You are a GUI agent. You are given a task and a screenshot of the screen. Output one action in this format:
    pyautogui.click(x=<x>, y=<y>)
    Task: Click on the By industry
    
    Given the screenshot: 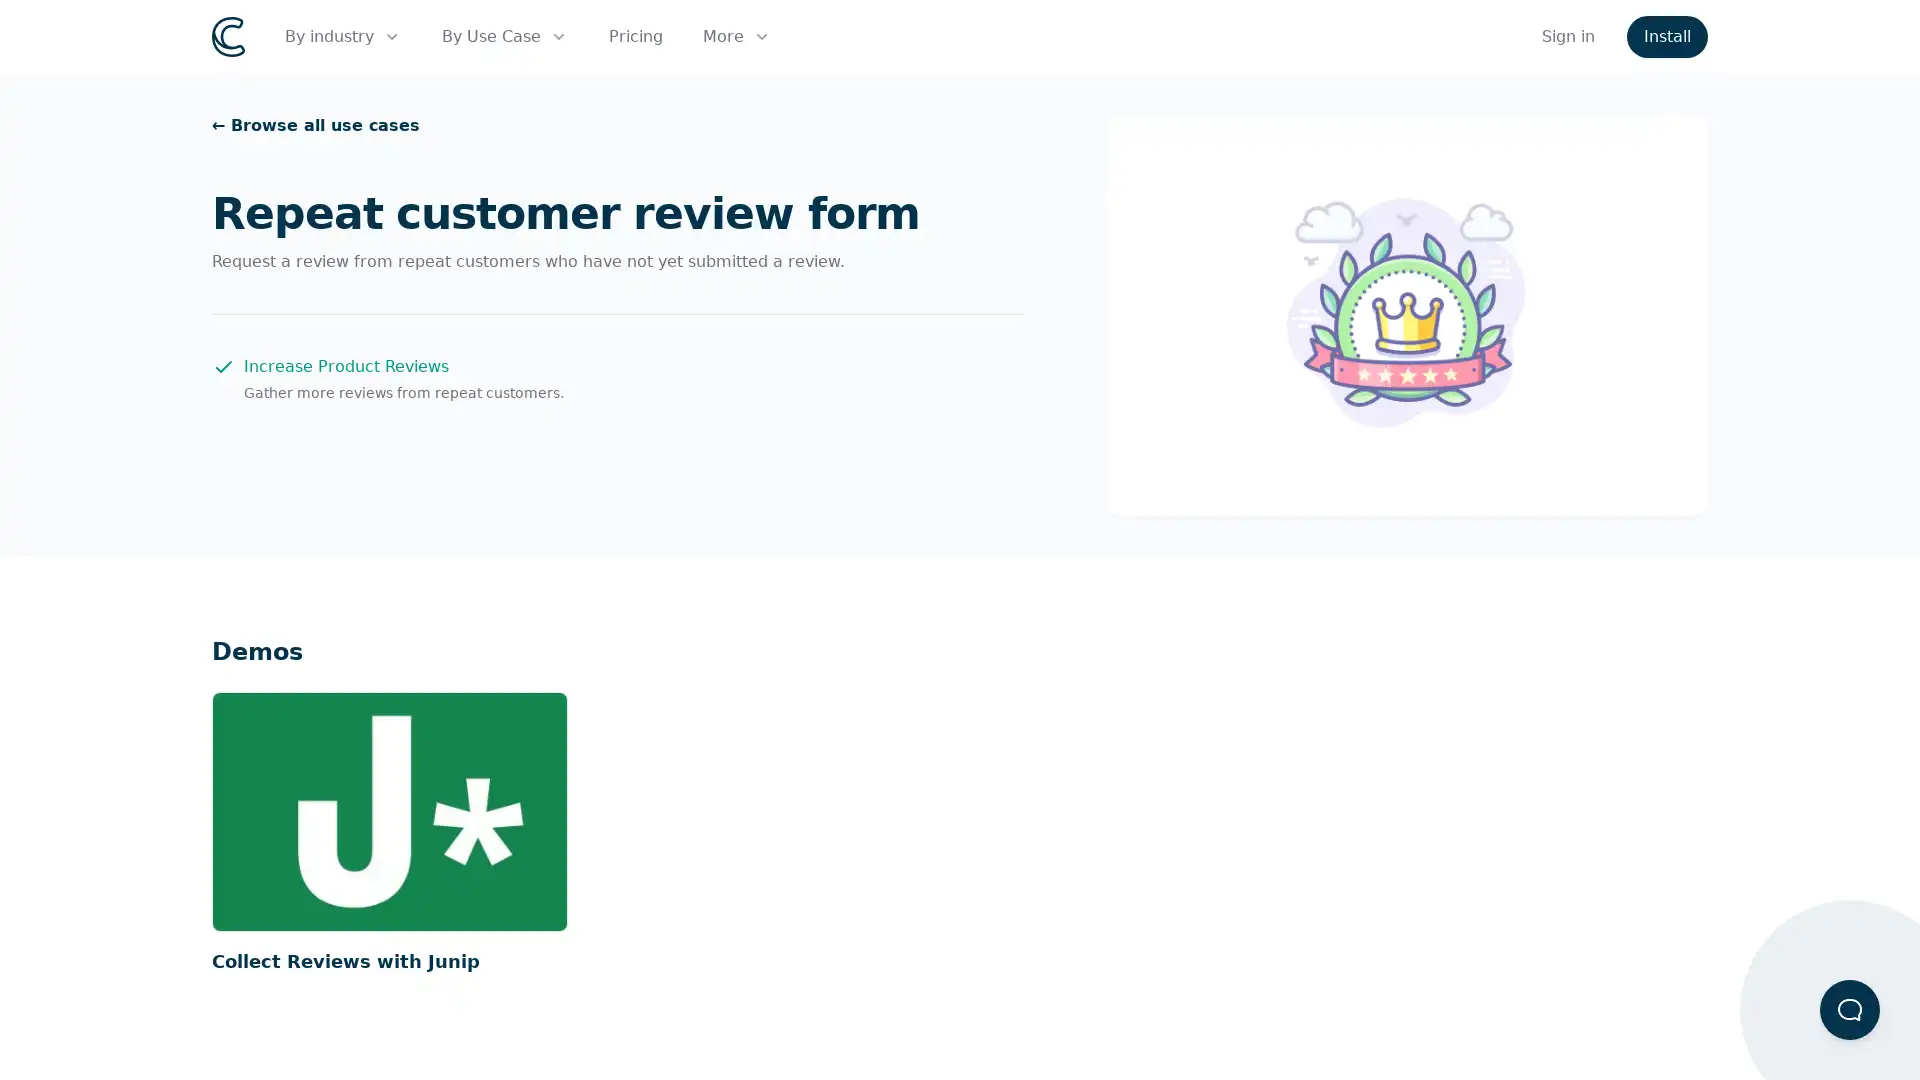 What is the action you would take?
    pyautogui.click(x=343, y=37)
    